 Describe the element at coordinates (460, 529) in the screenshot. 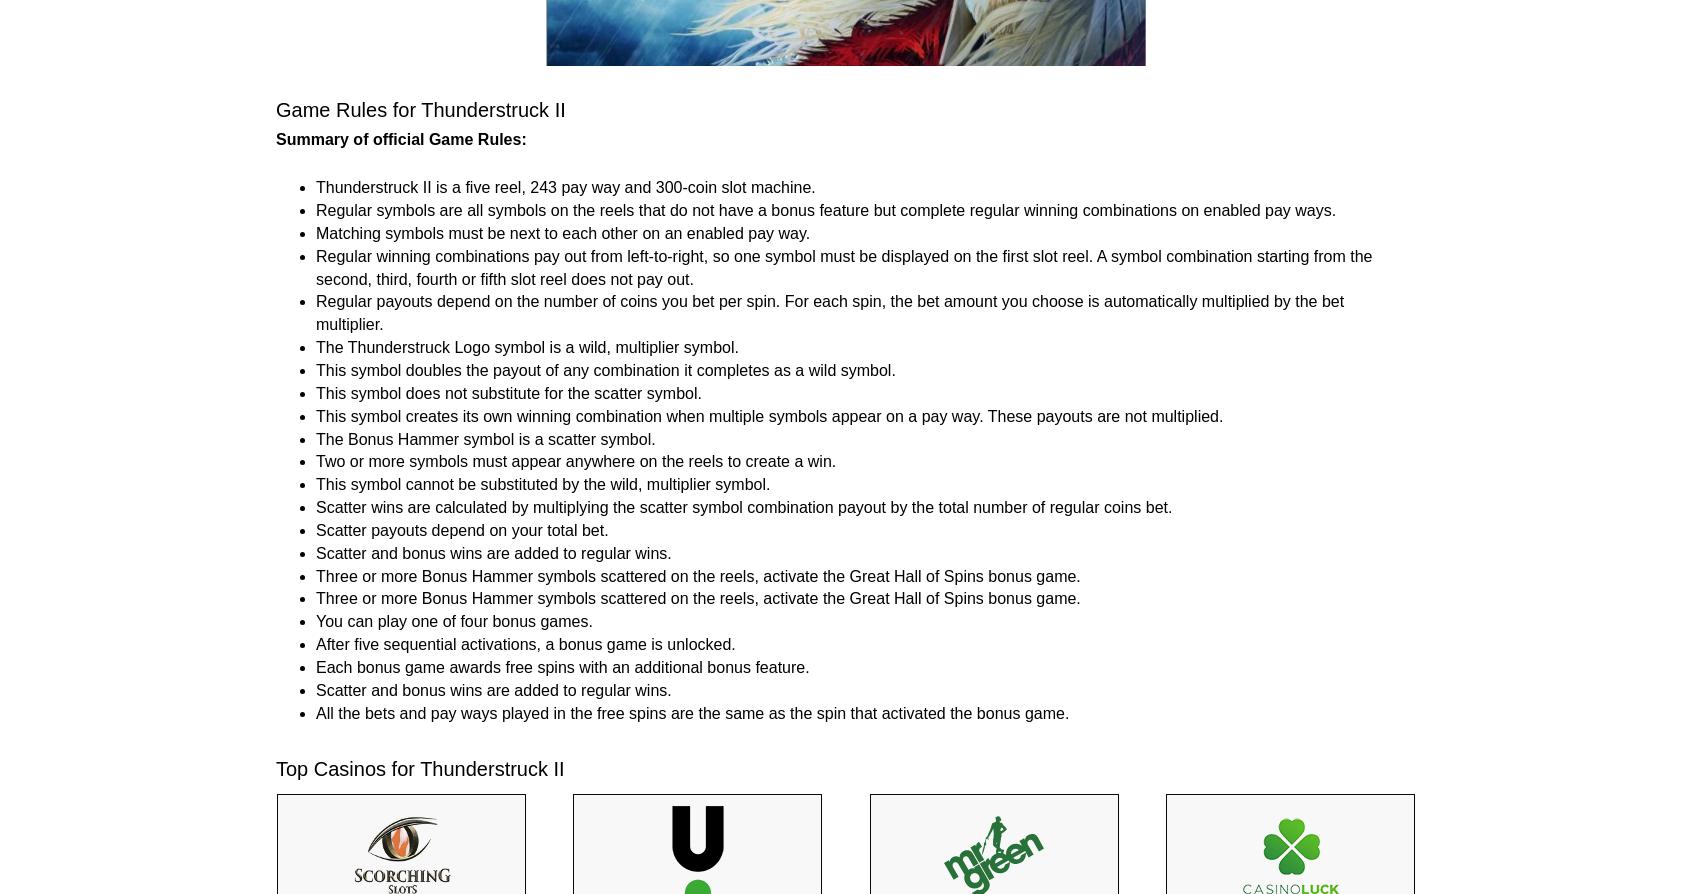

I see `'Scatter payouts depend on your total bet.'` at that location.